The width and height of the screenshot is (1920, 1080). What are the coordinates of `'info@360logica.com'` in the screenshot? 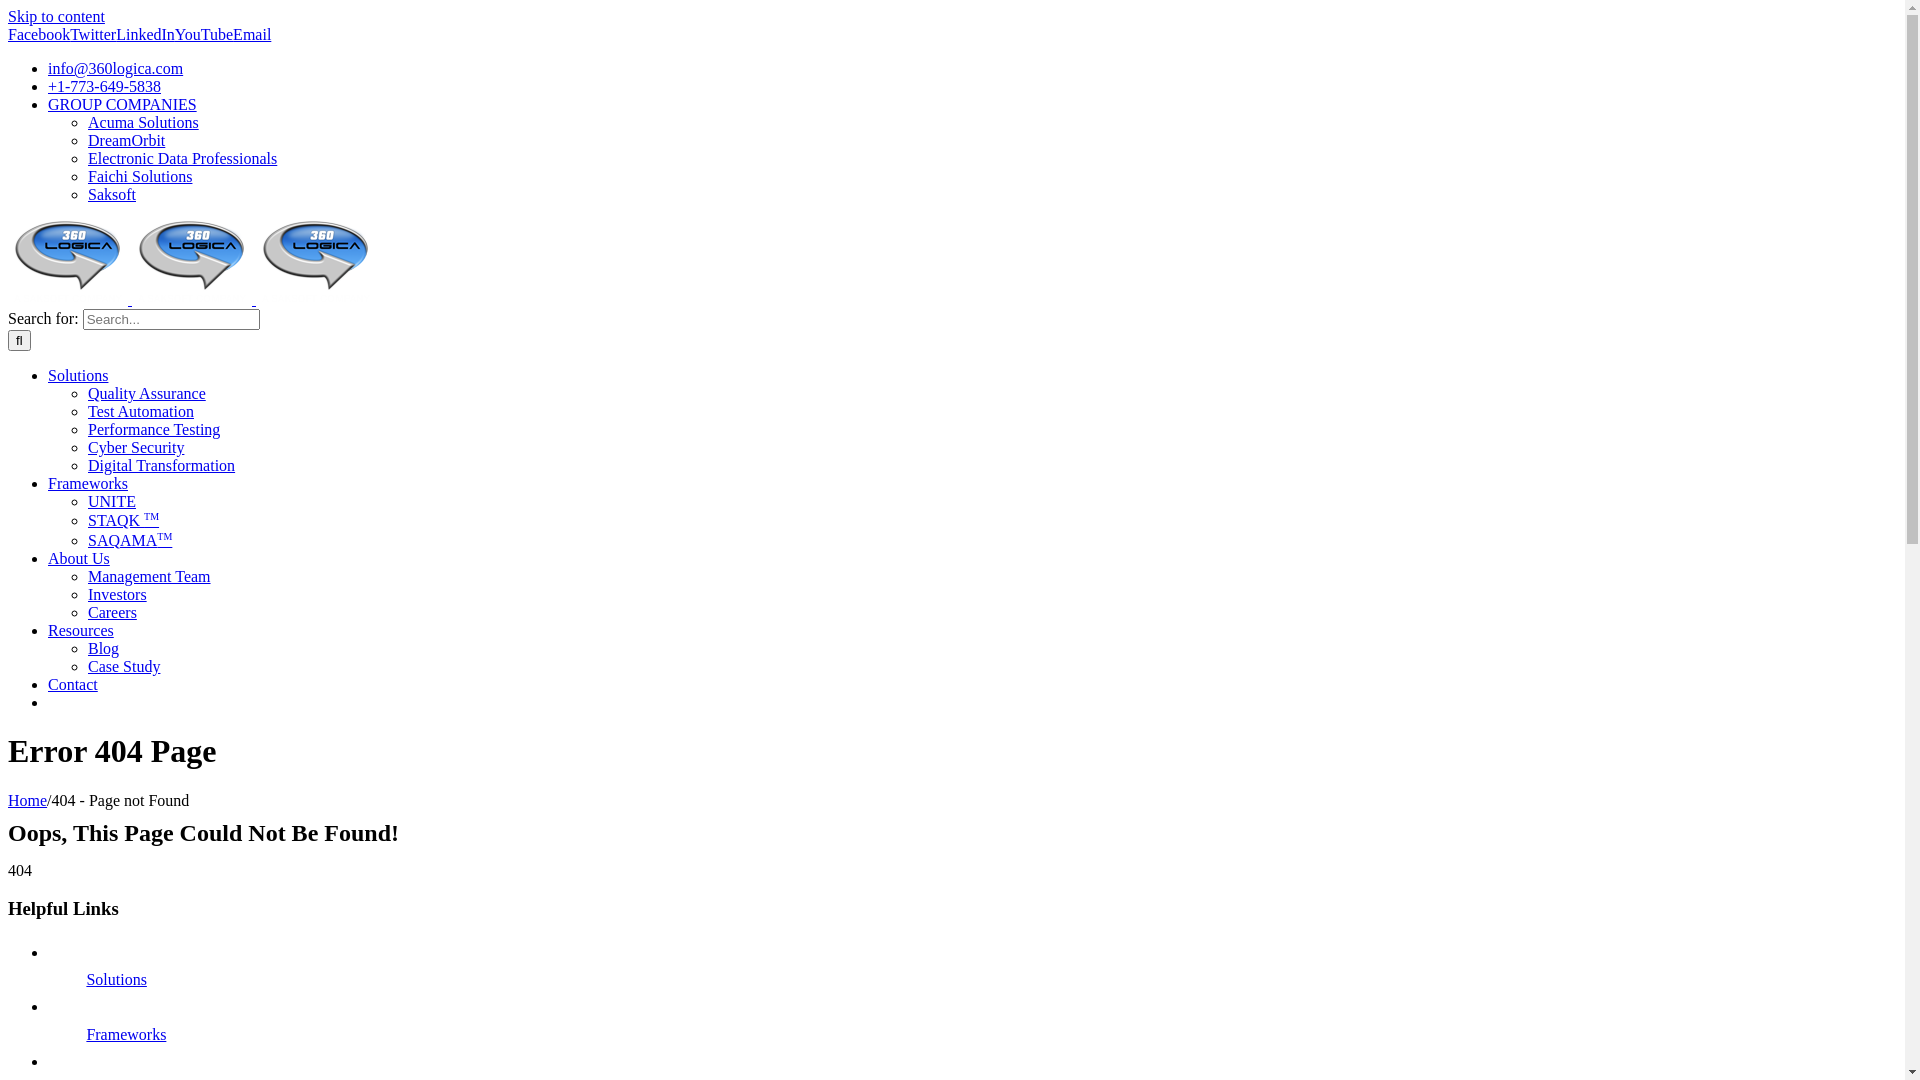 It's located at (114, 67).